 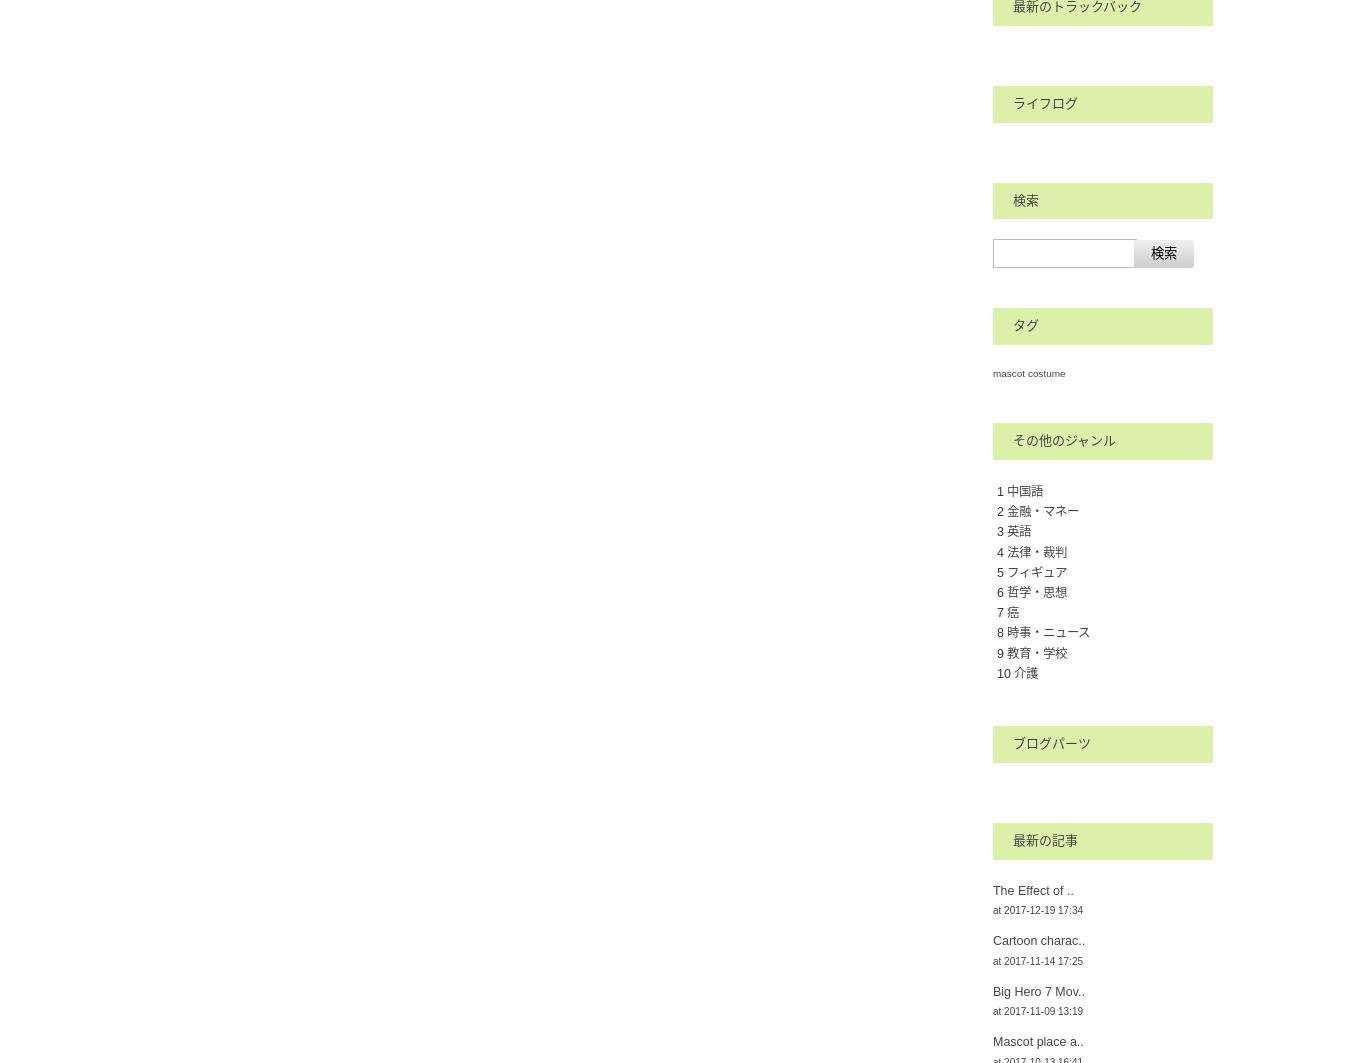 I want to click on '10', so click(x=1005, y=671).